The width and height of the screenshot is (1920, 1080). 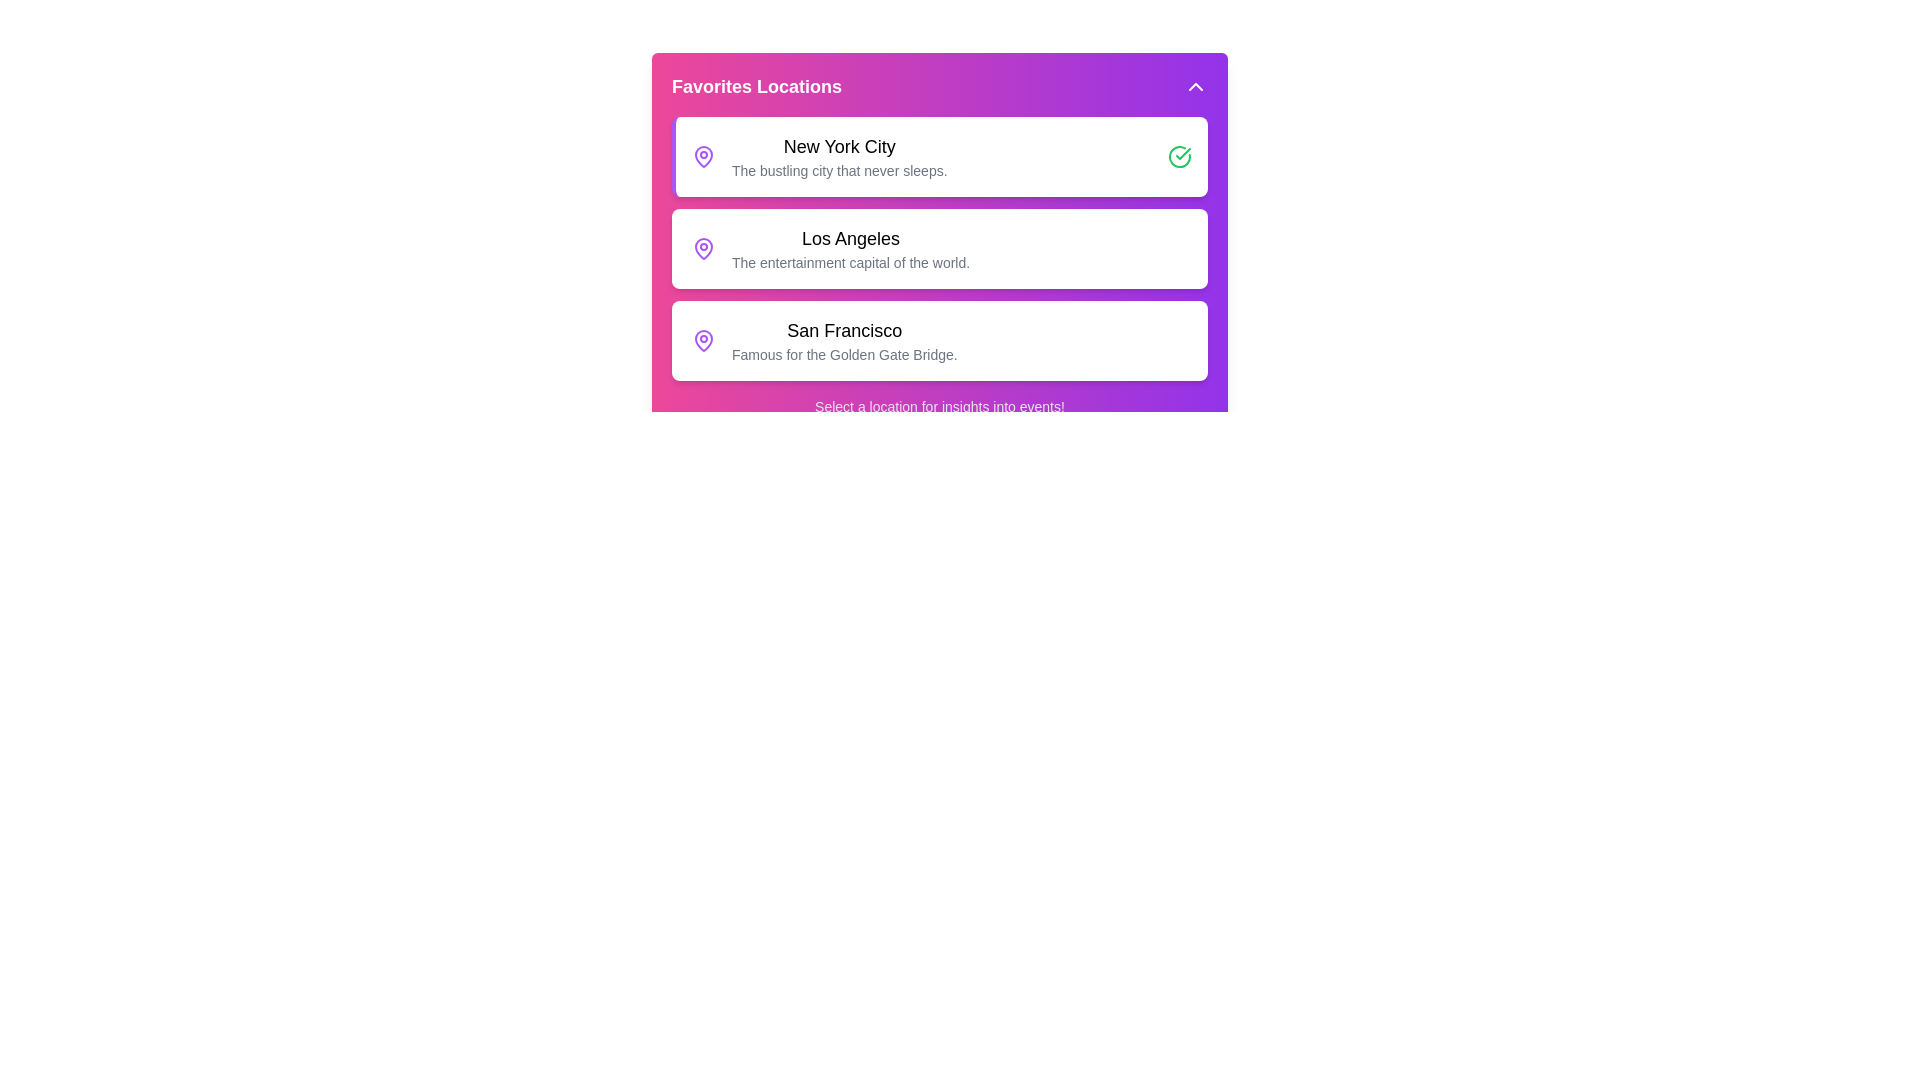 What do you see at coordinates (939, 86) in the screenshot?
I see `the header section to inspect it` at bounding box center [939, 86].